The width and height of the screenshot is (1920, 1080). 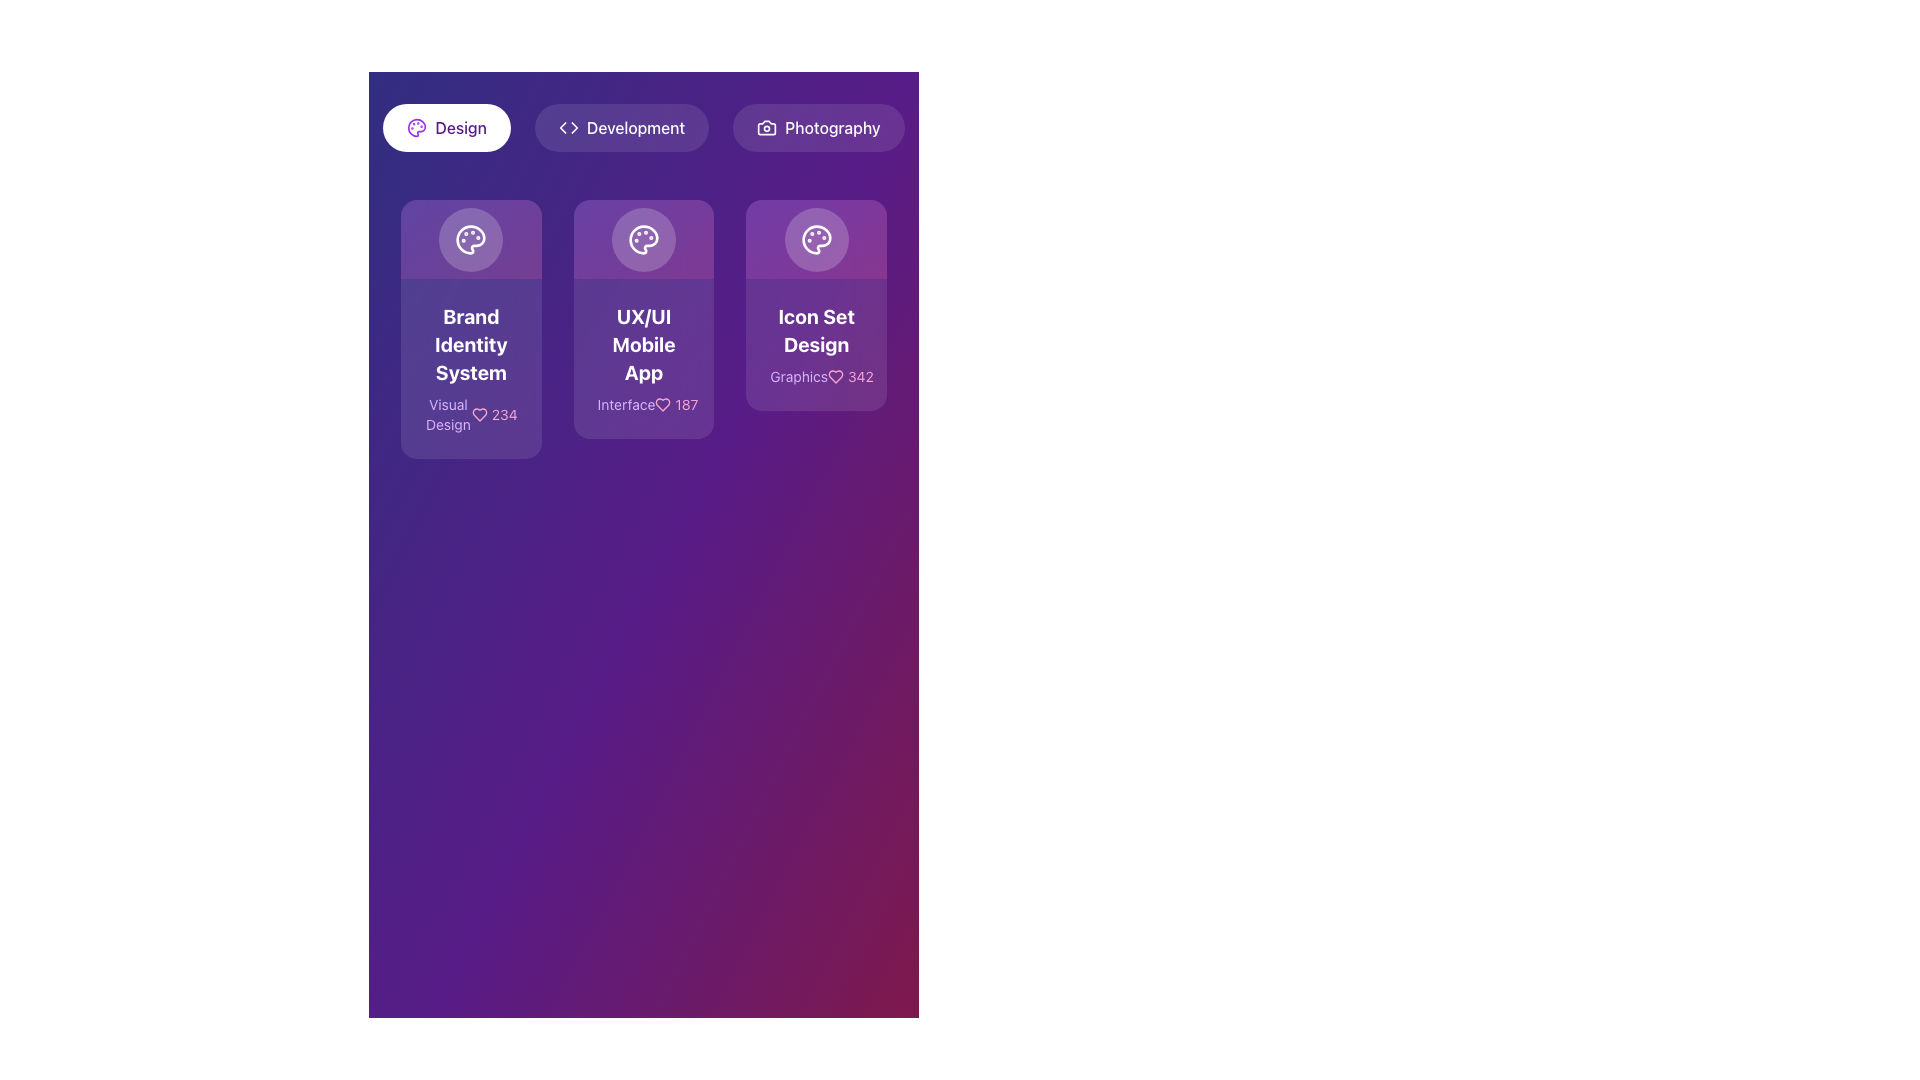 What do you see at coordinates (470, 344) in the screenshot?
I see `header text of the leftmost card in the group of three cards, positioned below the navigation bar` at bounding box center [470, 344].